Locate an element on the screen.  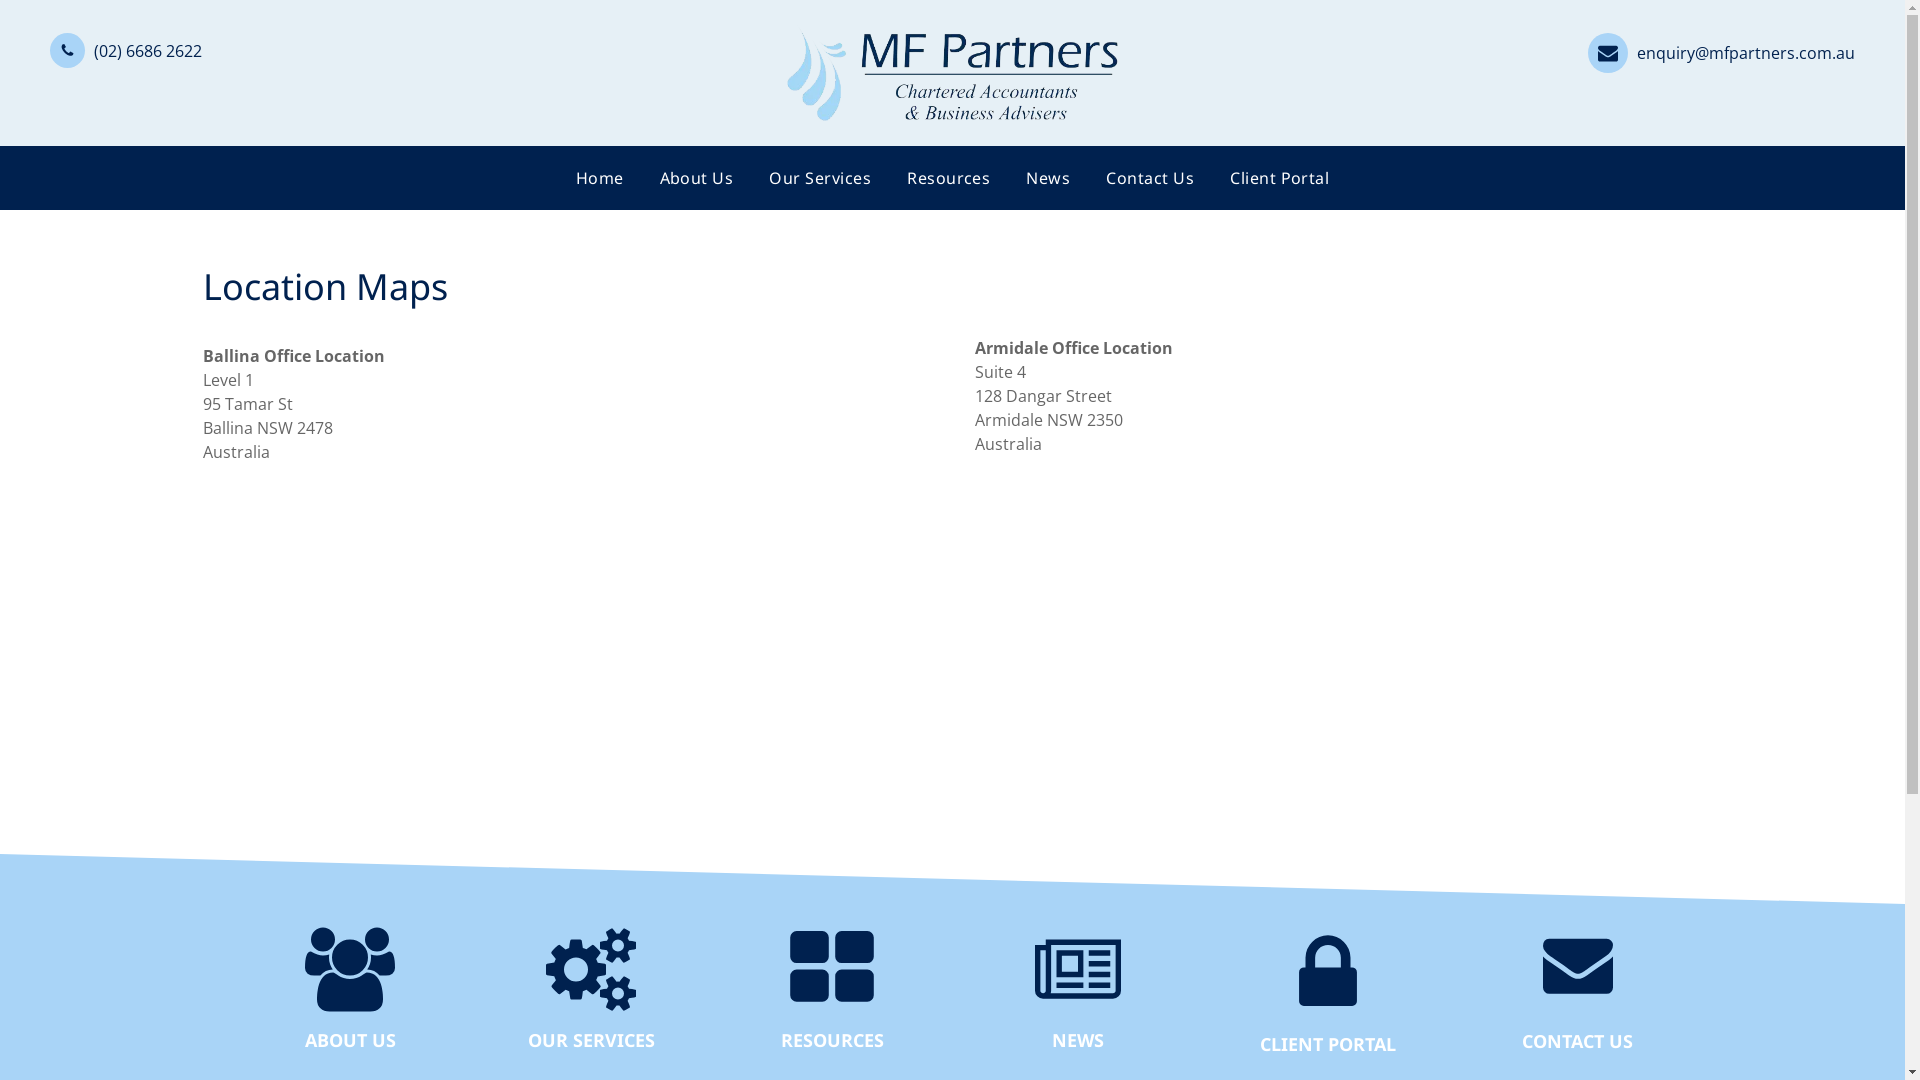
'(02) 6686 2622' is located at coordinates (124, 48).